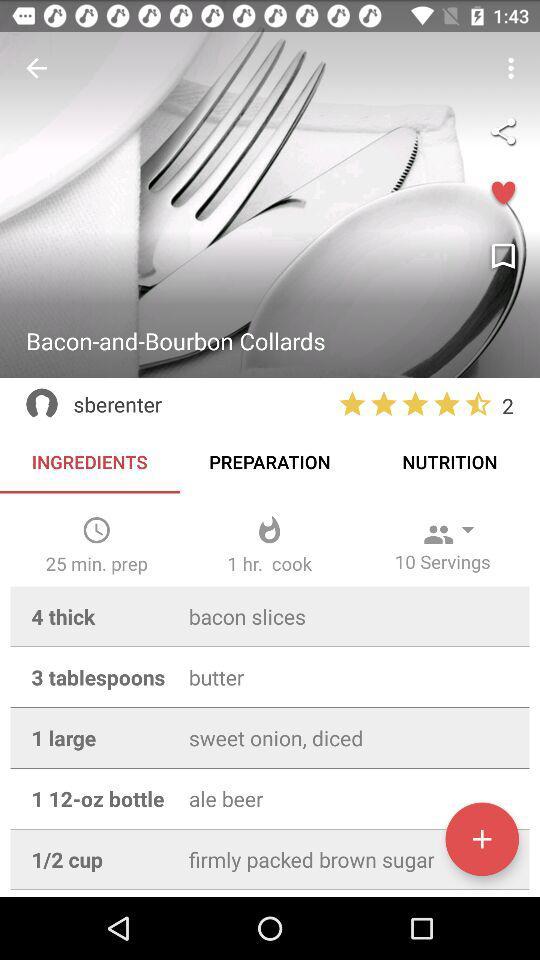  What do you see at coordinates (481, 839) in the screenshot?
I see `recipe` at bounding box center [481, 839].